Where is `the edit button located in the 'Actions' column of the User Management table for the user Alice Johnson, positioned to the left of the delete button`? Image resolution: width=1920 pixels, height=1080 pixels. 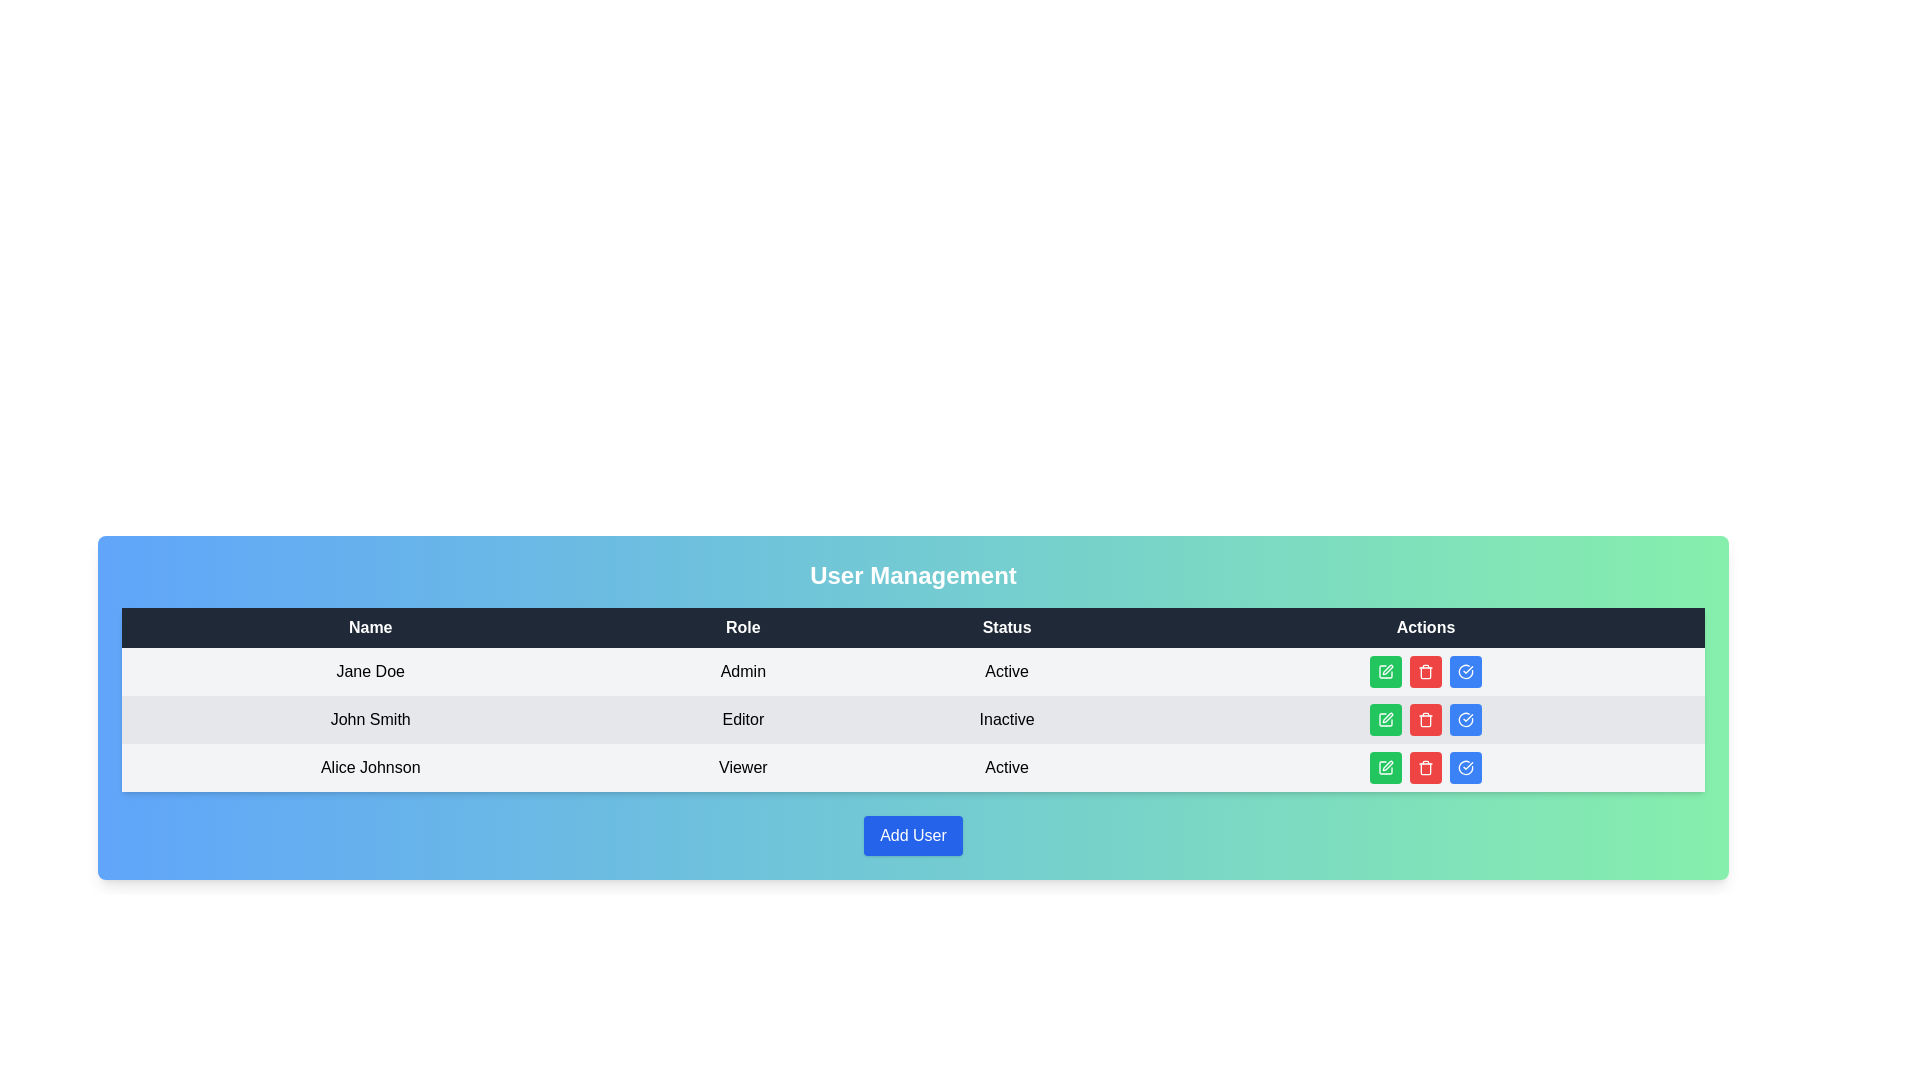
the edit button located in the 'Actions' column of the User Management table for the user Alice Johnson, positioned to the left of the delete button is located at coordinates (1385, 766).